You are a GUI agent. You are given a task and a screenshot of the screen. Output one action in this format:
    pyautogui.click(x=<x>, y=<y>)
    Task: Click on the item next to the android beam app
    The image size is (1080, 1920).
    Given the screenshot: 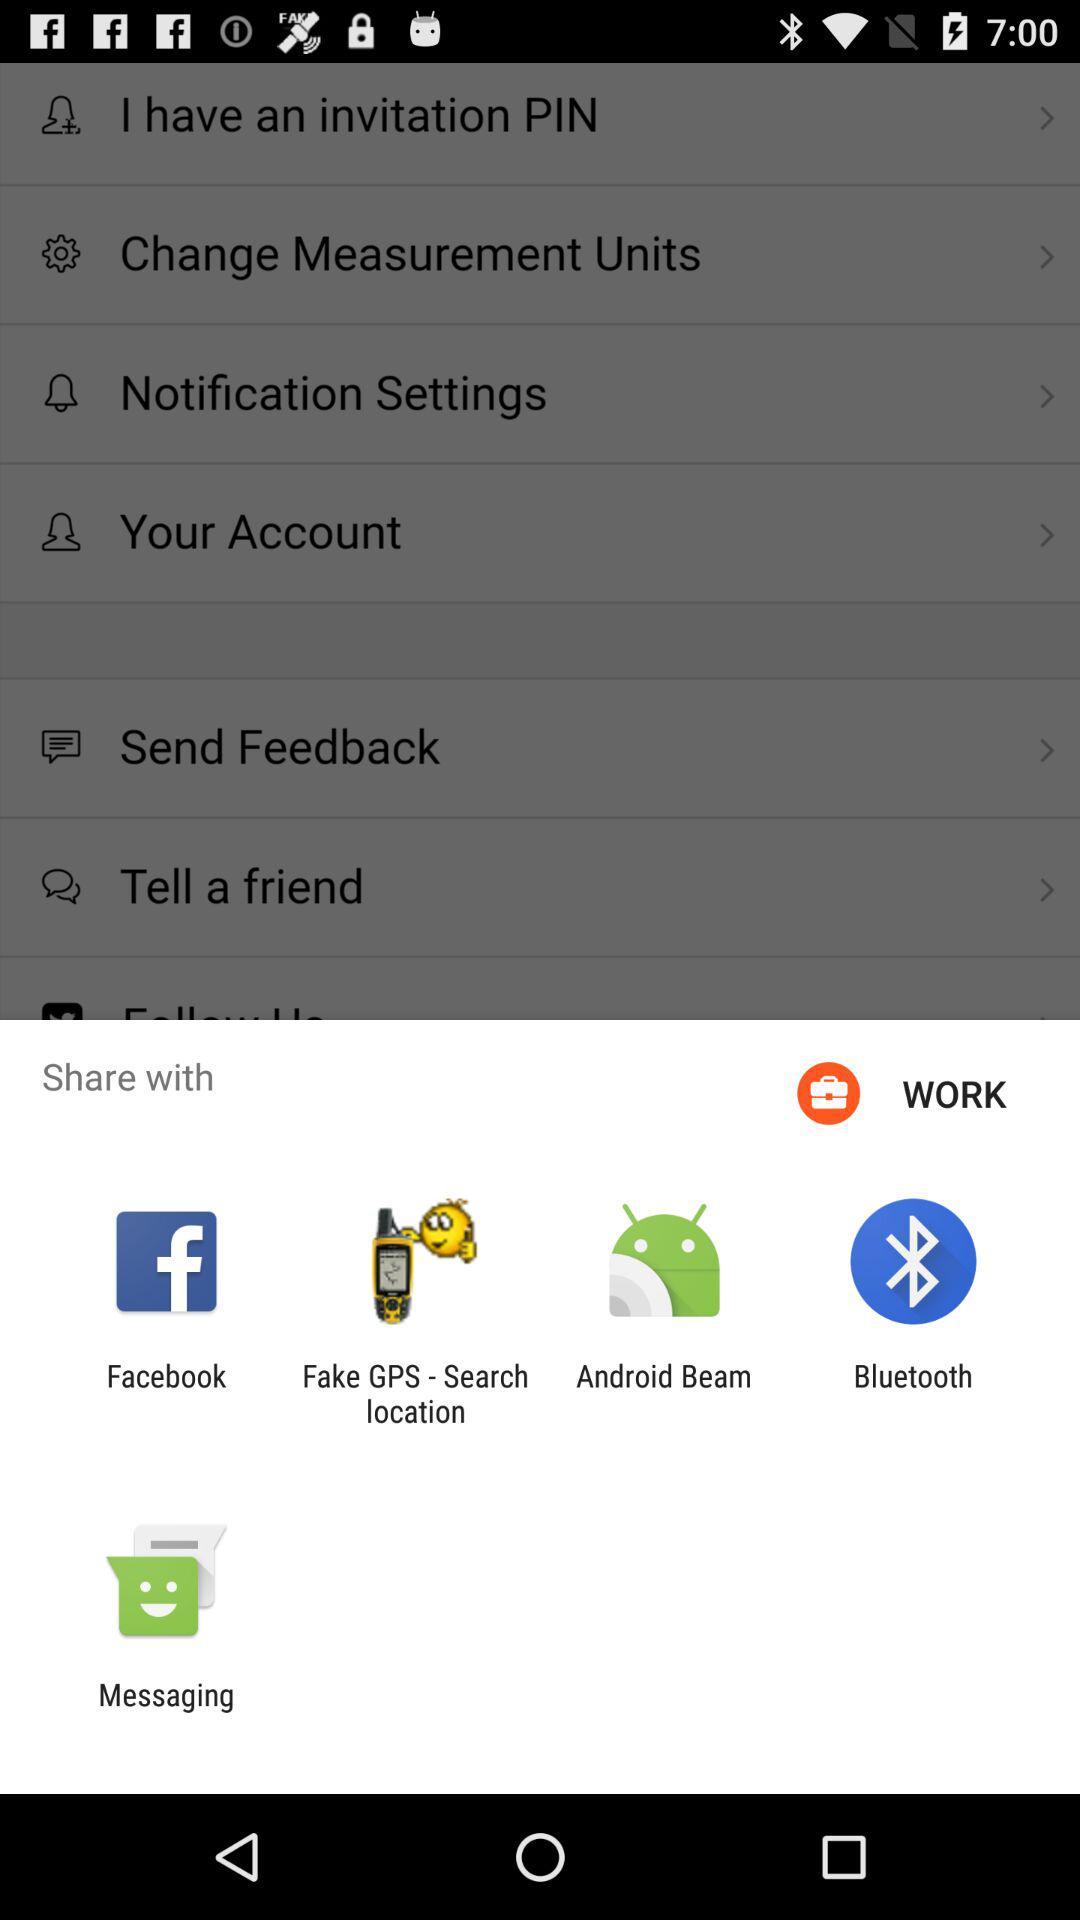 What is the action you would take?
    pyautogui.click(x=913, y=1392)
    